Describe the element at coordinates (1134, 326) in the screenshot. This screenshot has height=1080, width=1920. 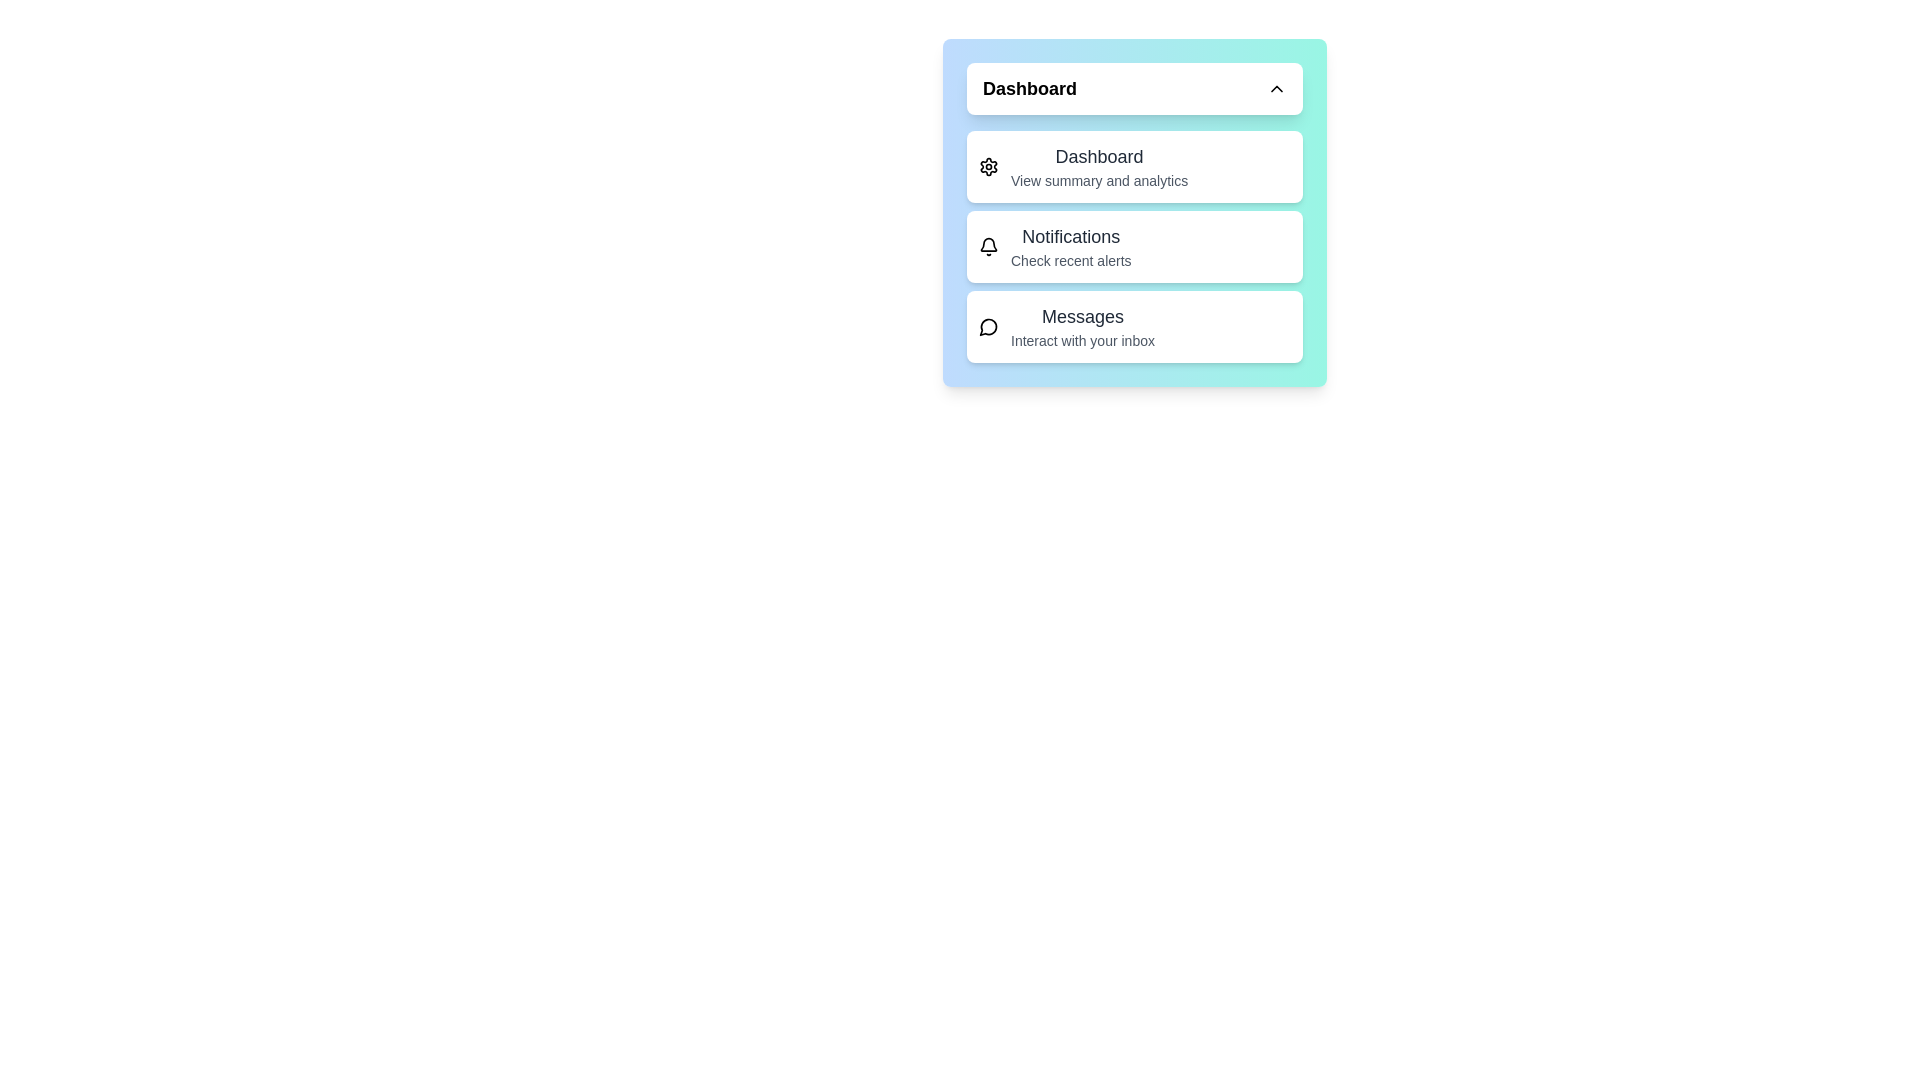
I see `the menu item Messages by clicking on it` at that location.